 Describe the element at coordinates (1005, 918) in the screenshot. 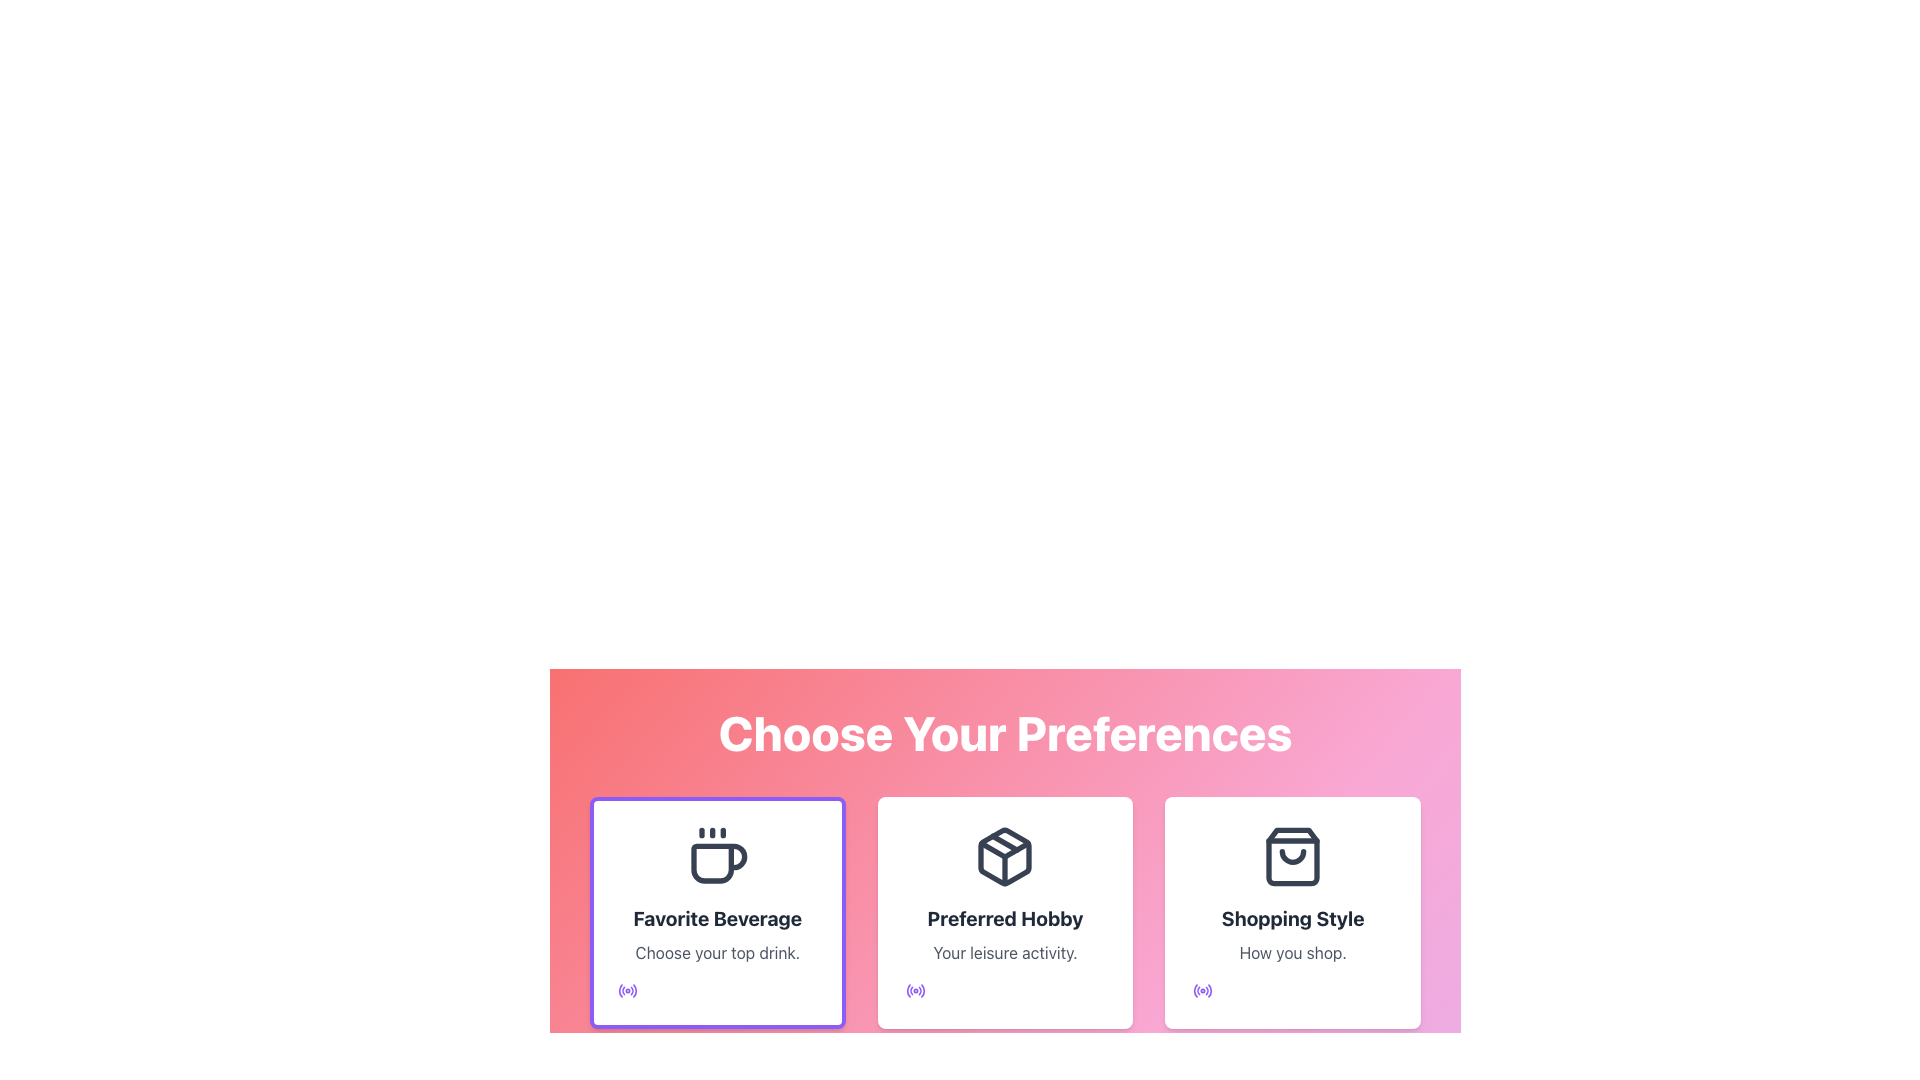

I see `the title text element that describes the user's preferred hobby, located in the middle card below the cube icon and above the smaller text 'Your leisure activity'` at that location.